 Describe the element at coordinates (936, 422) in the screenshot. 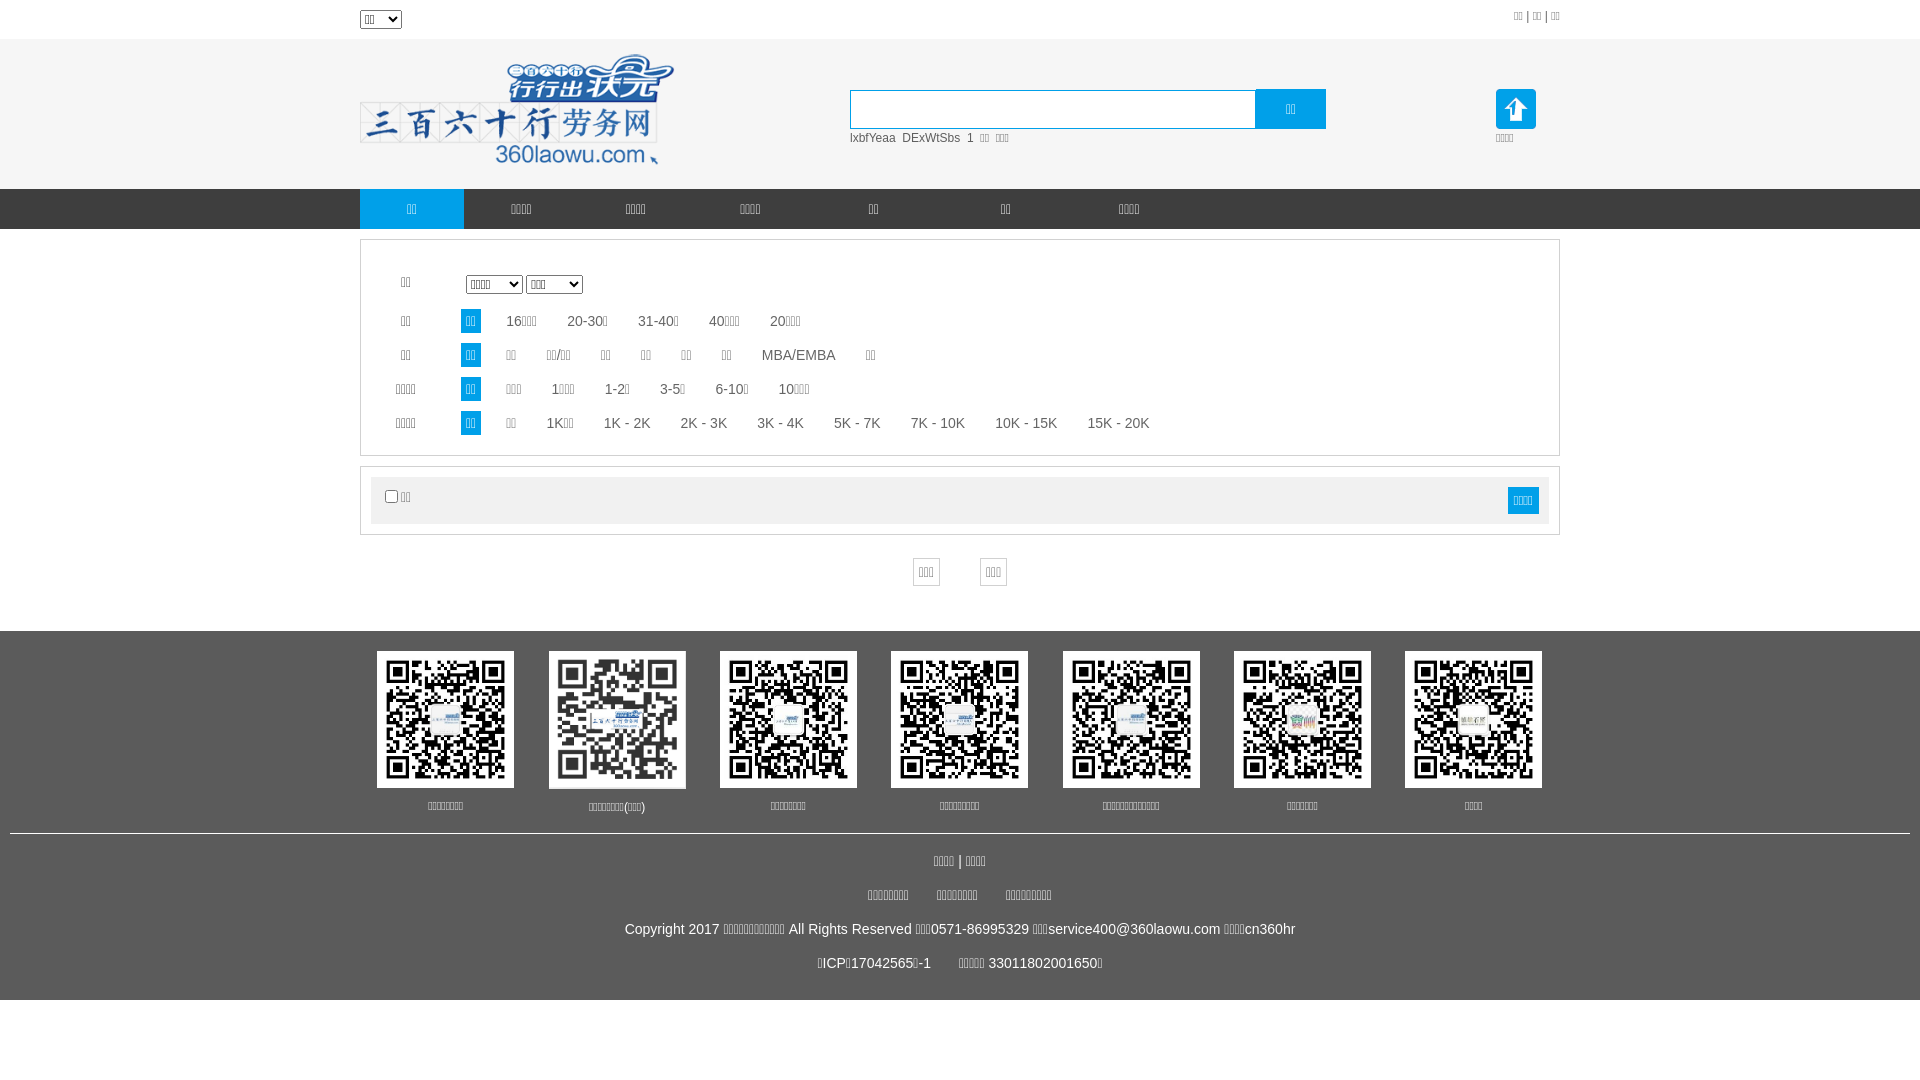

I see `'7K - 10K'` at that location.